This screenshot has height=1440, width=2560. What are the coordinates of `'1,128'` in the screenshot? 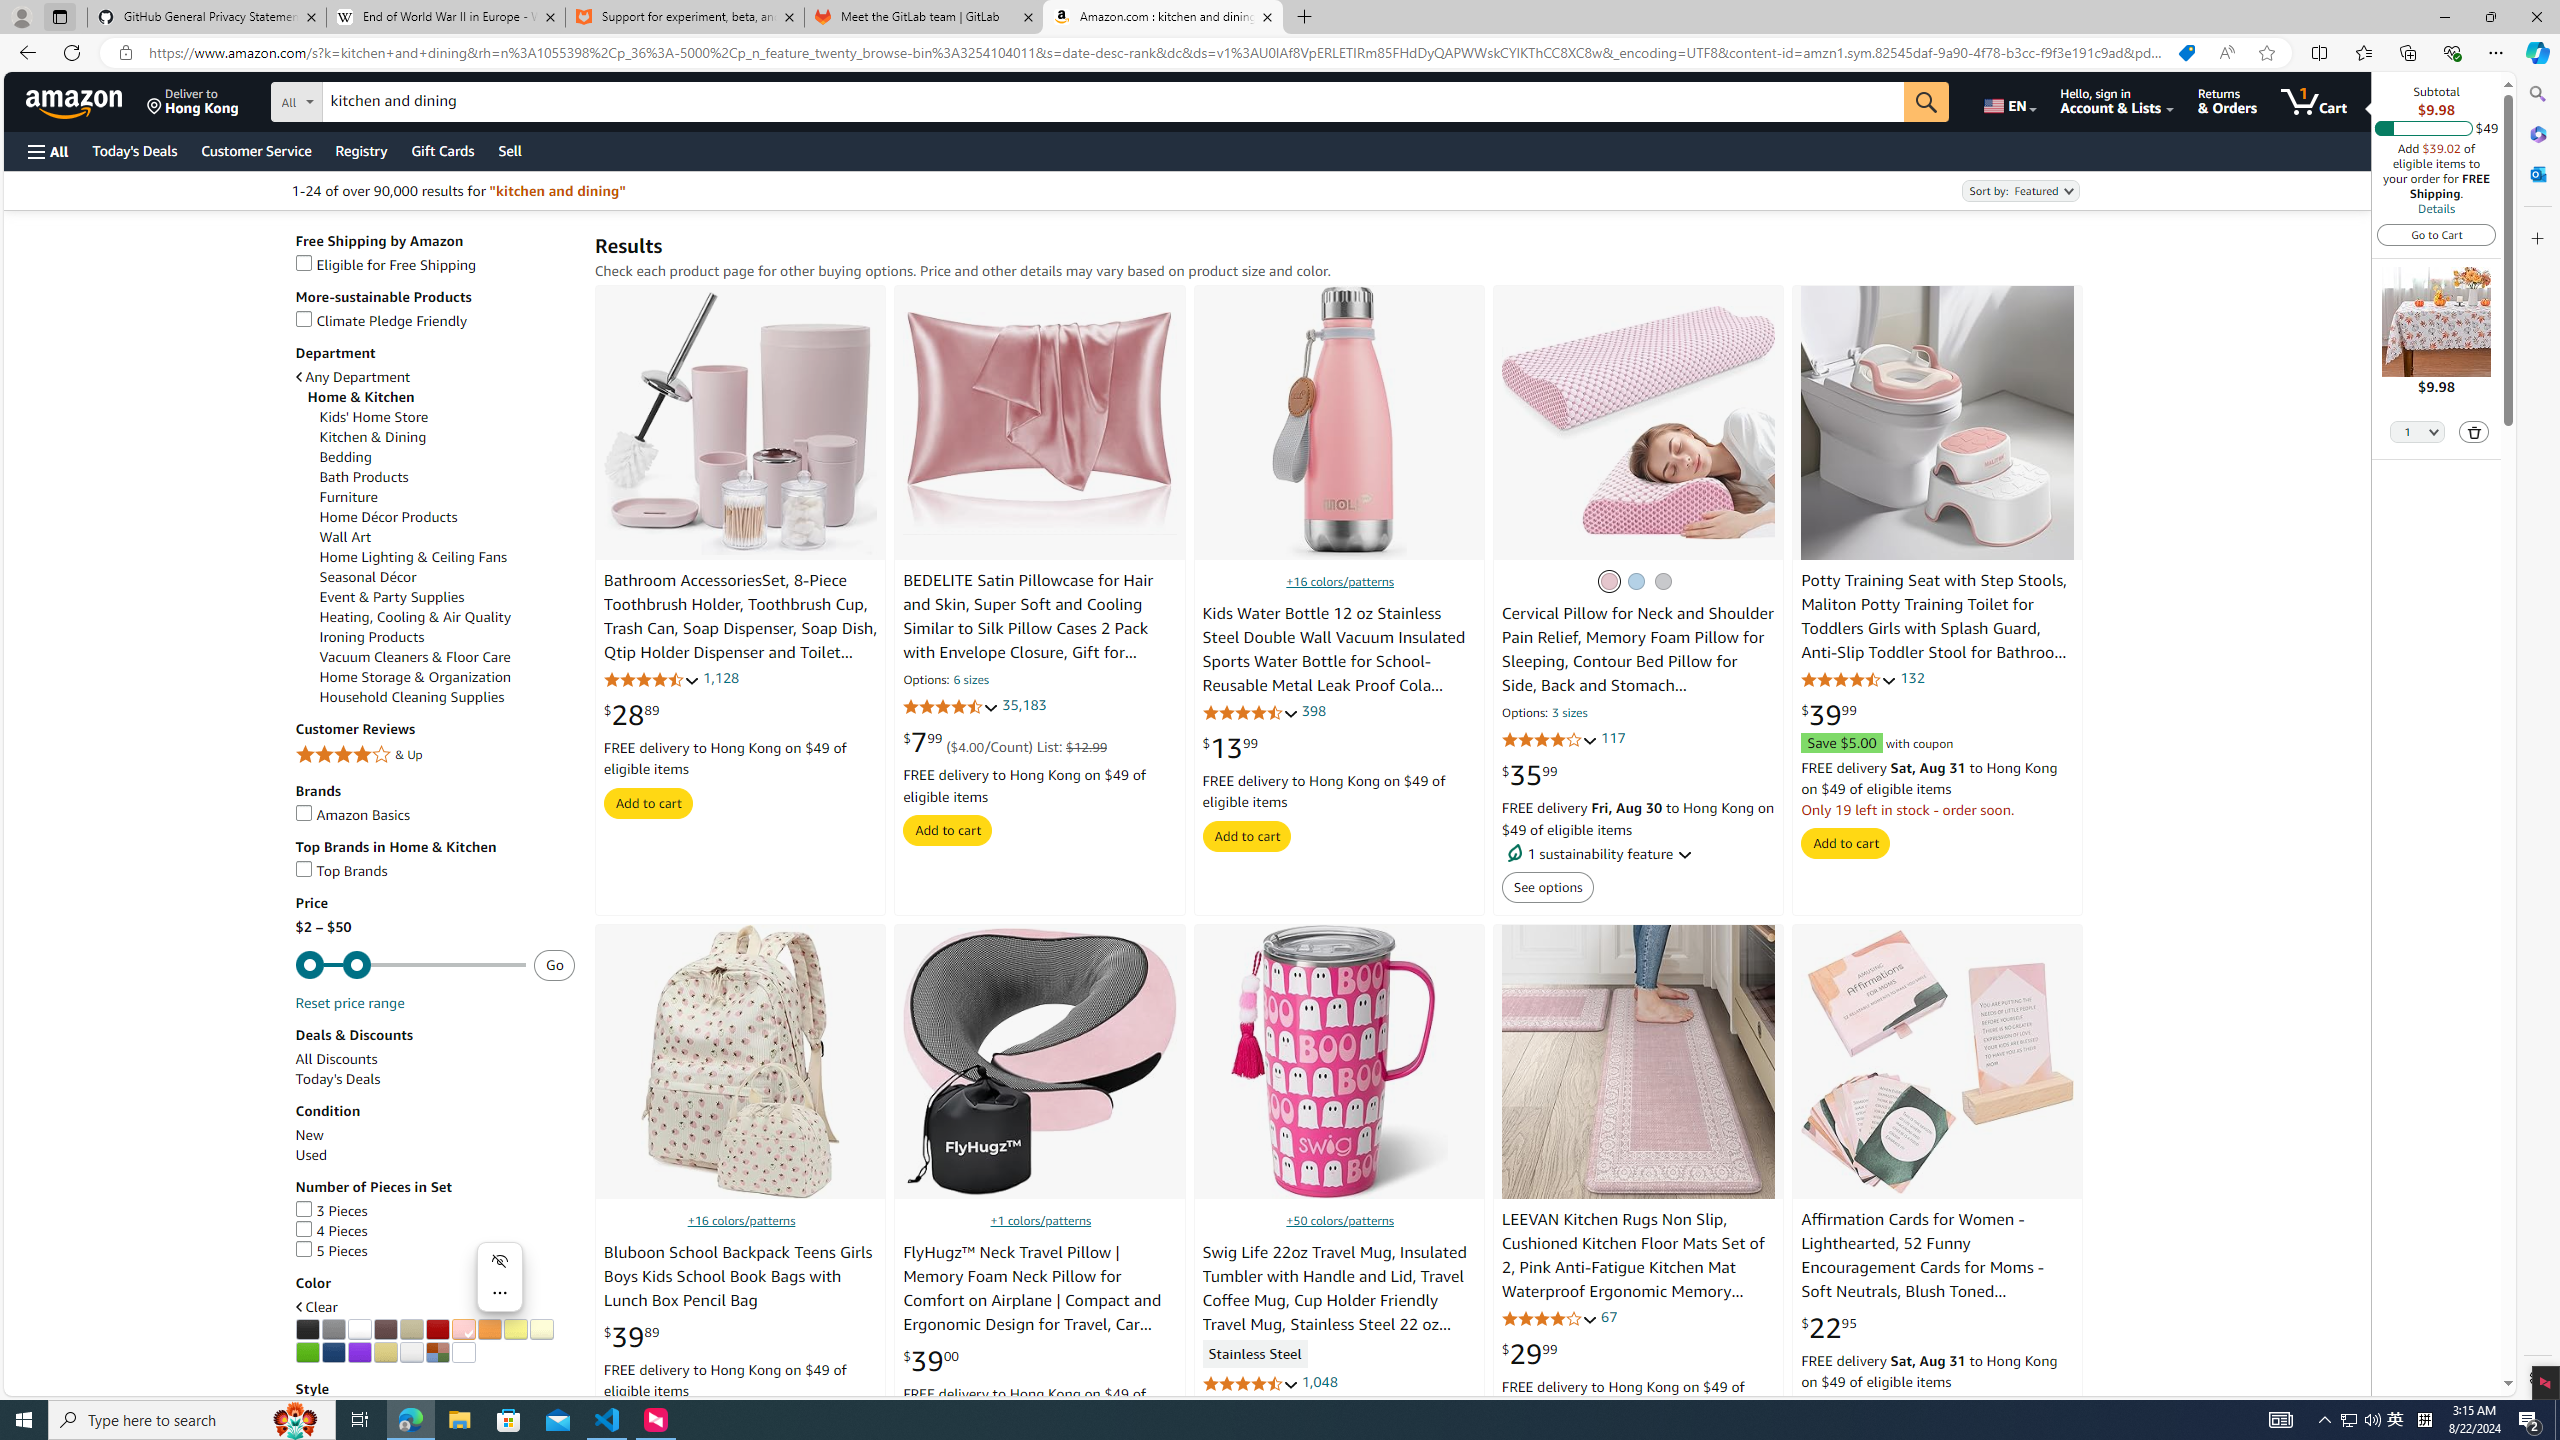 It's located at (721, 677).